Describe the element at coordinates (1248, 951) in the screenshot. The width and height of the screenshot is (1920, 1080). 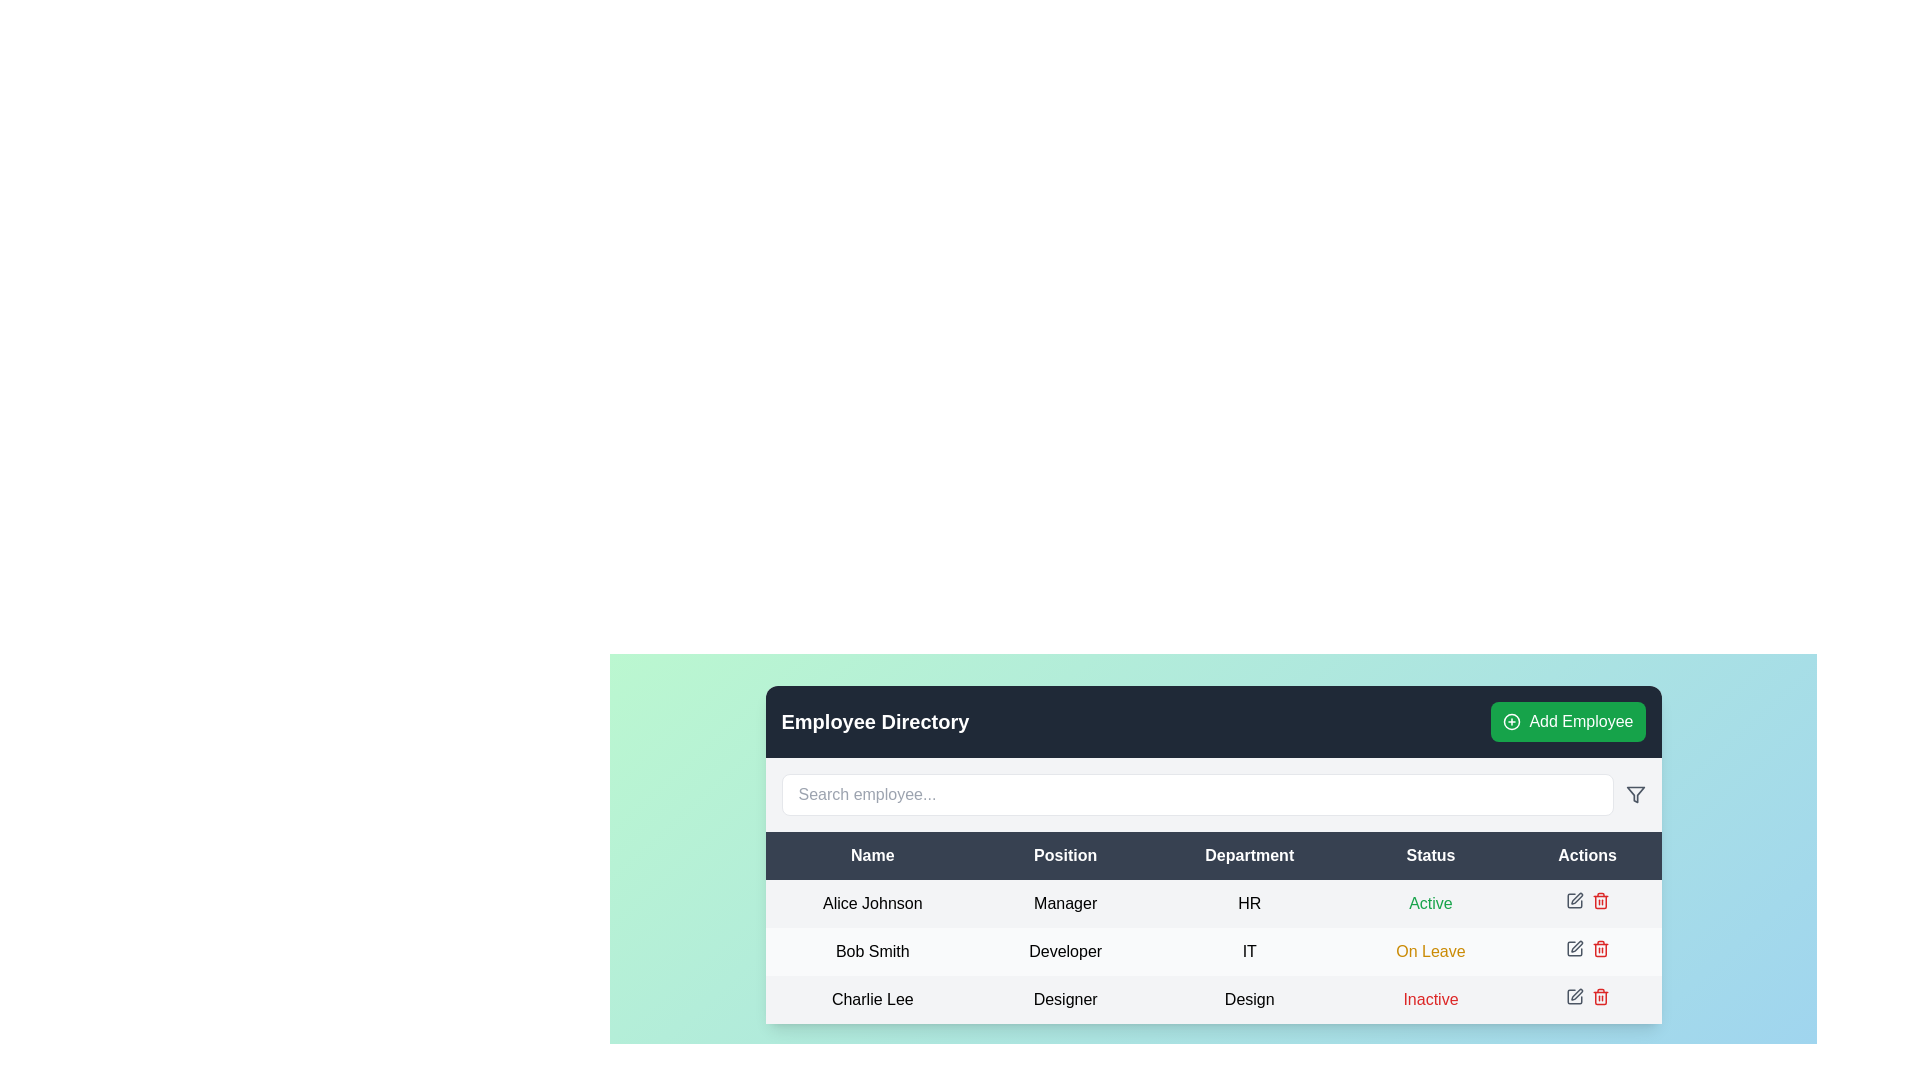
I see `the 'IT' text field in the 'Department' column for the employee 'Bob Smith' in the employee table` at that location.